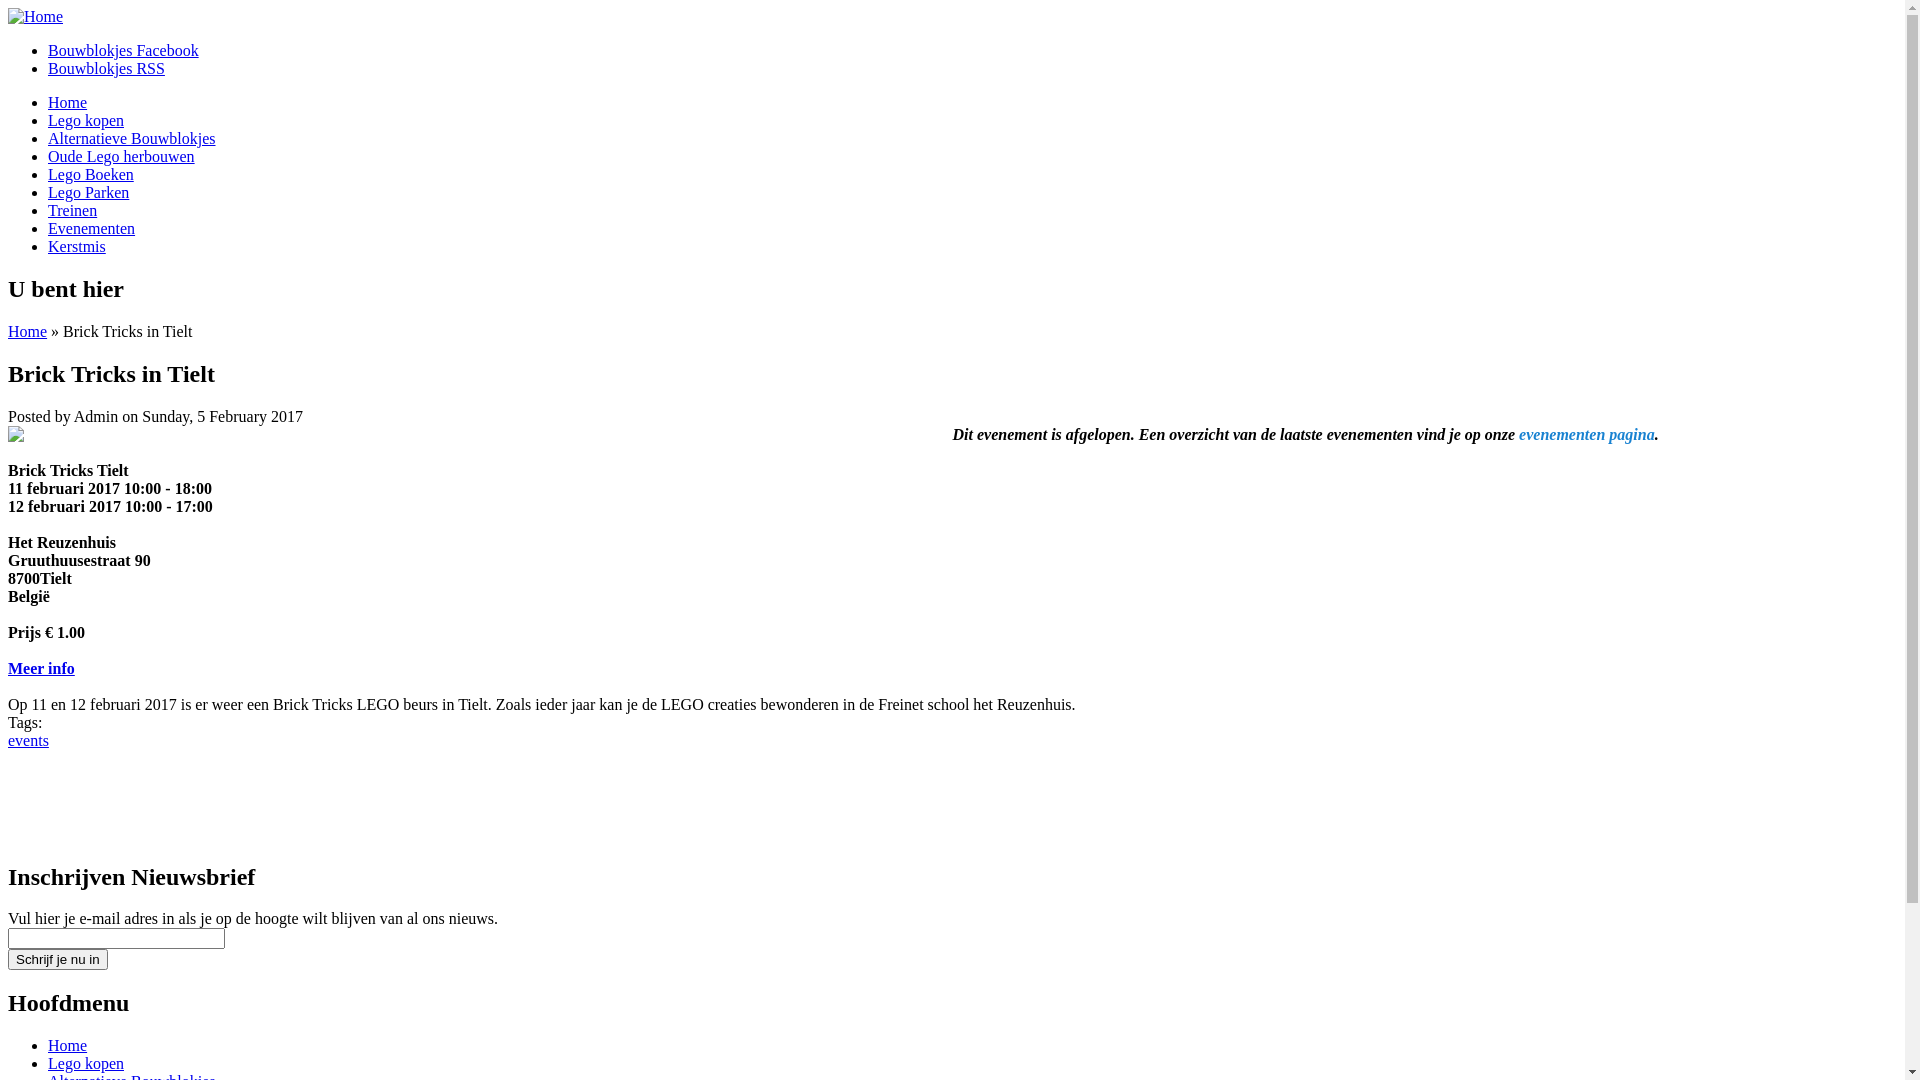 The width and height of the screenshot is (1920, 1080). Describe the element at coordinates (122, 49) in the screenshot. I see `'Bouwblokjes Facebook'` at that location.